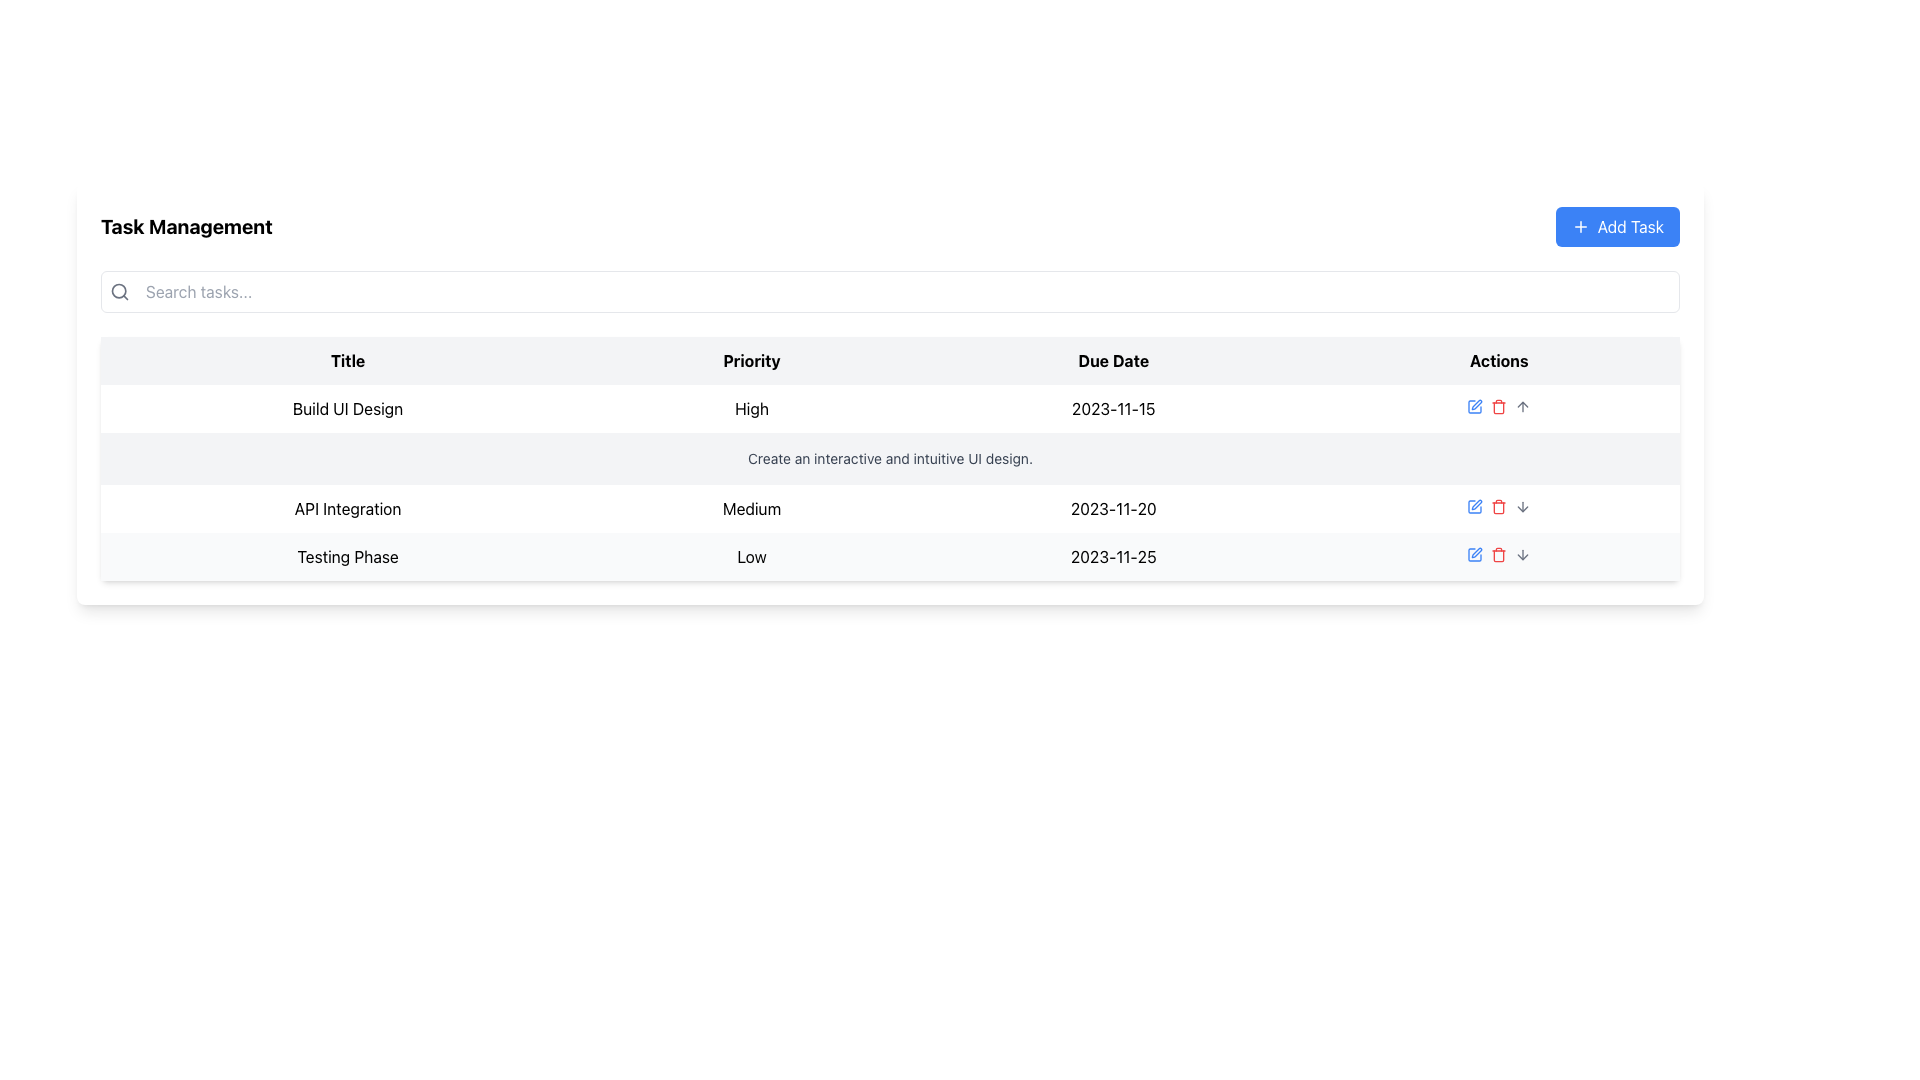  Describe the element at coordinates (751, 407) in the screenshot. I see `the priority label for the task 'Build UI Design' located in the second column of the table` at that location.